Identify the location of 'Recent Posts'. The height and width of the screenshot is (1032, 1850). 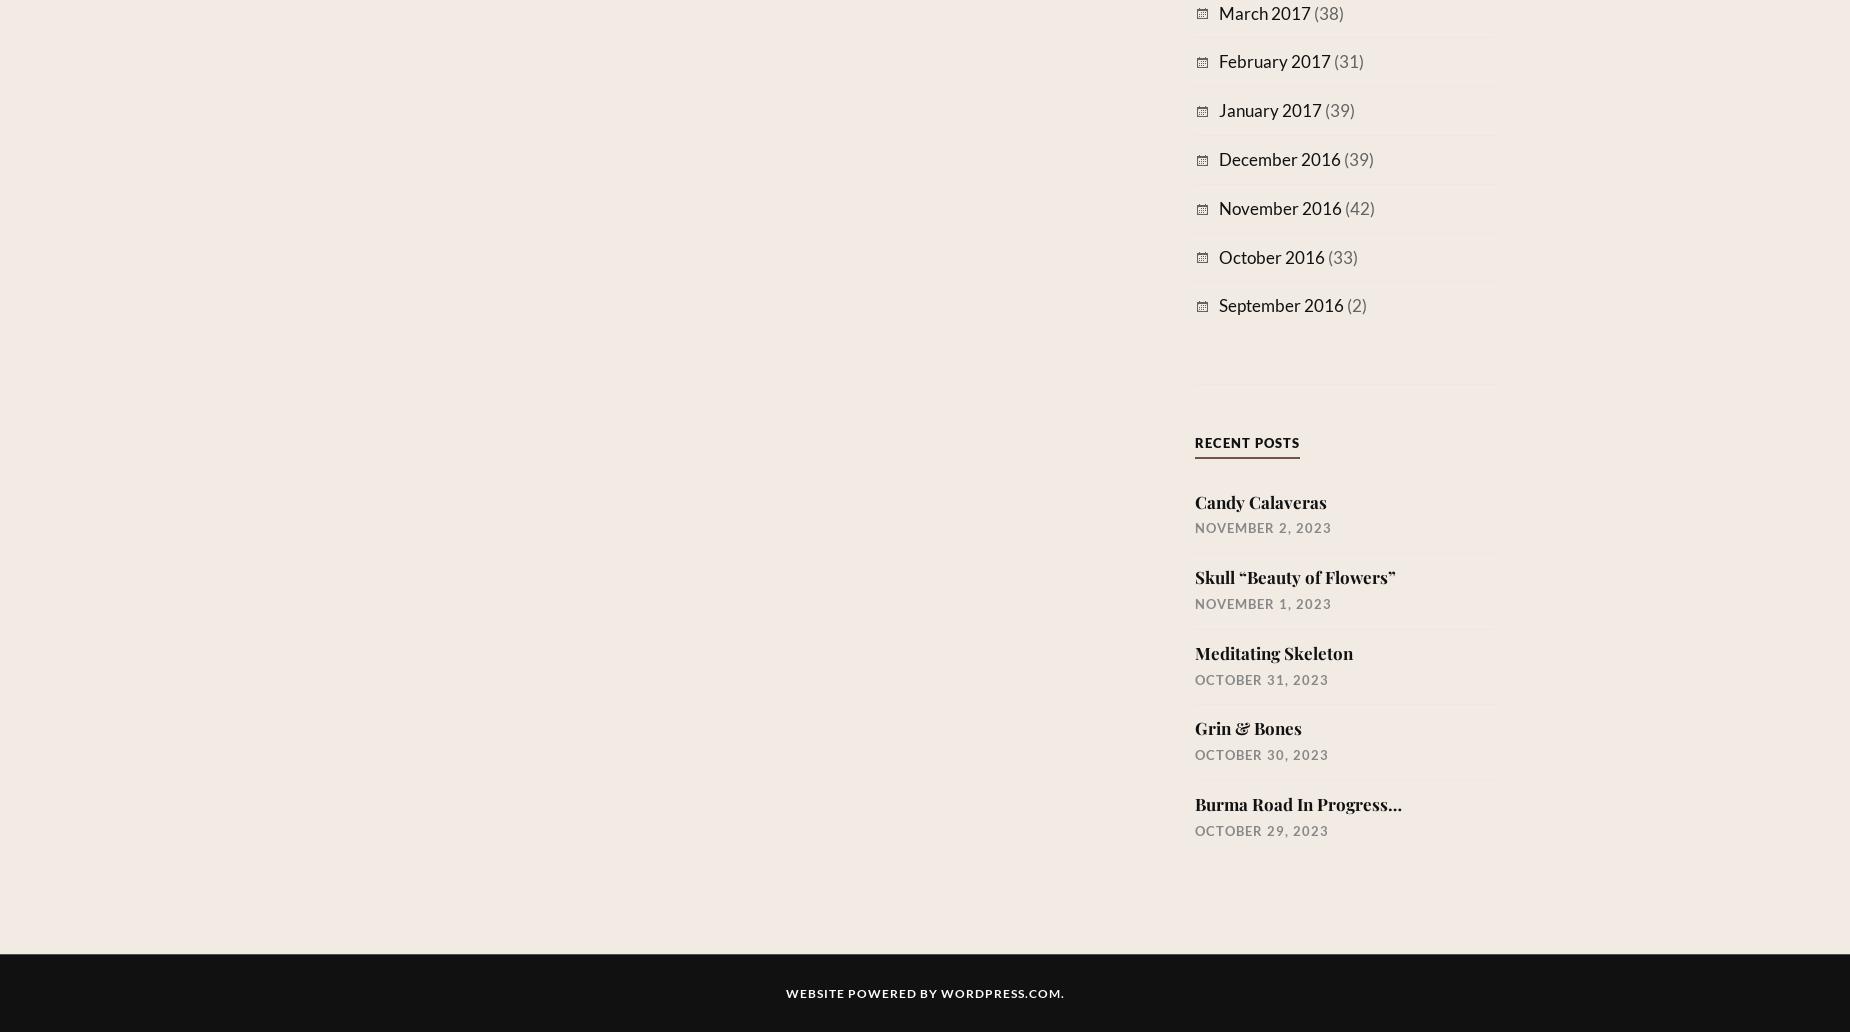
(1193, 441).